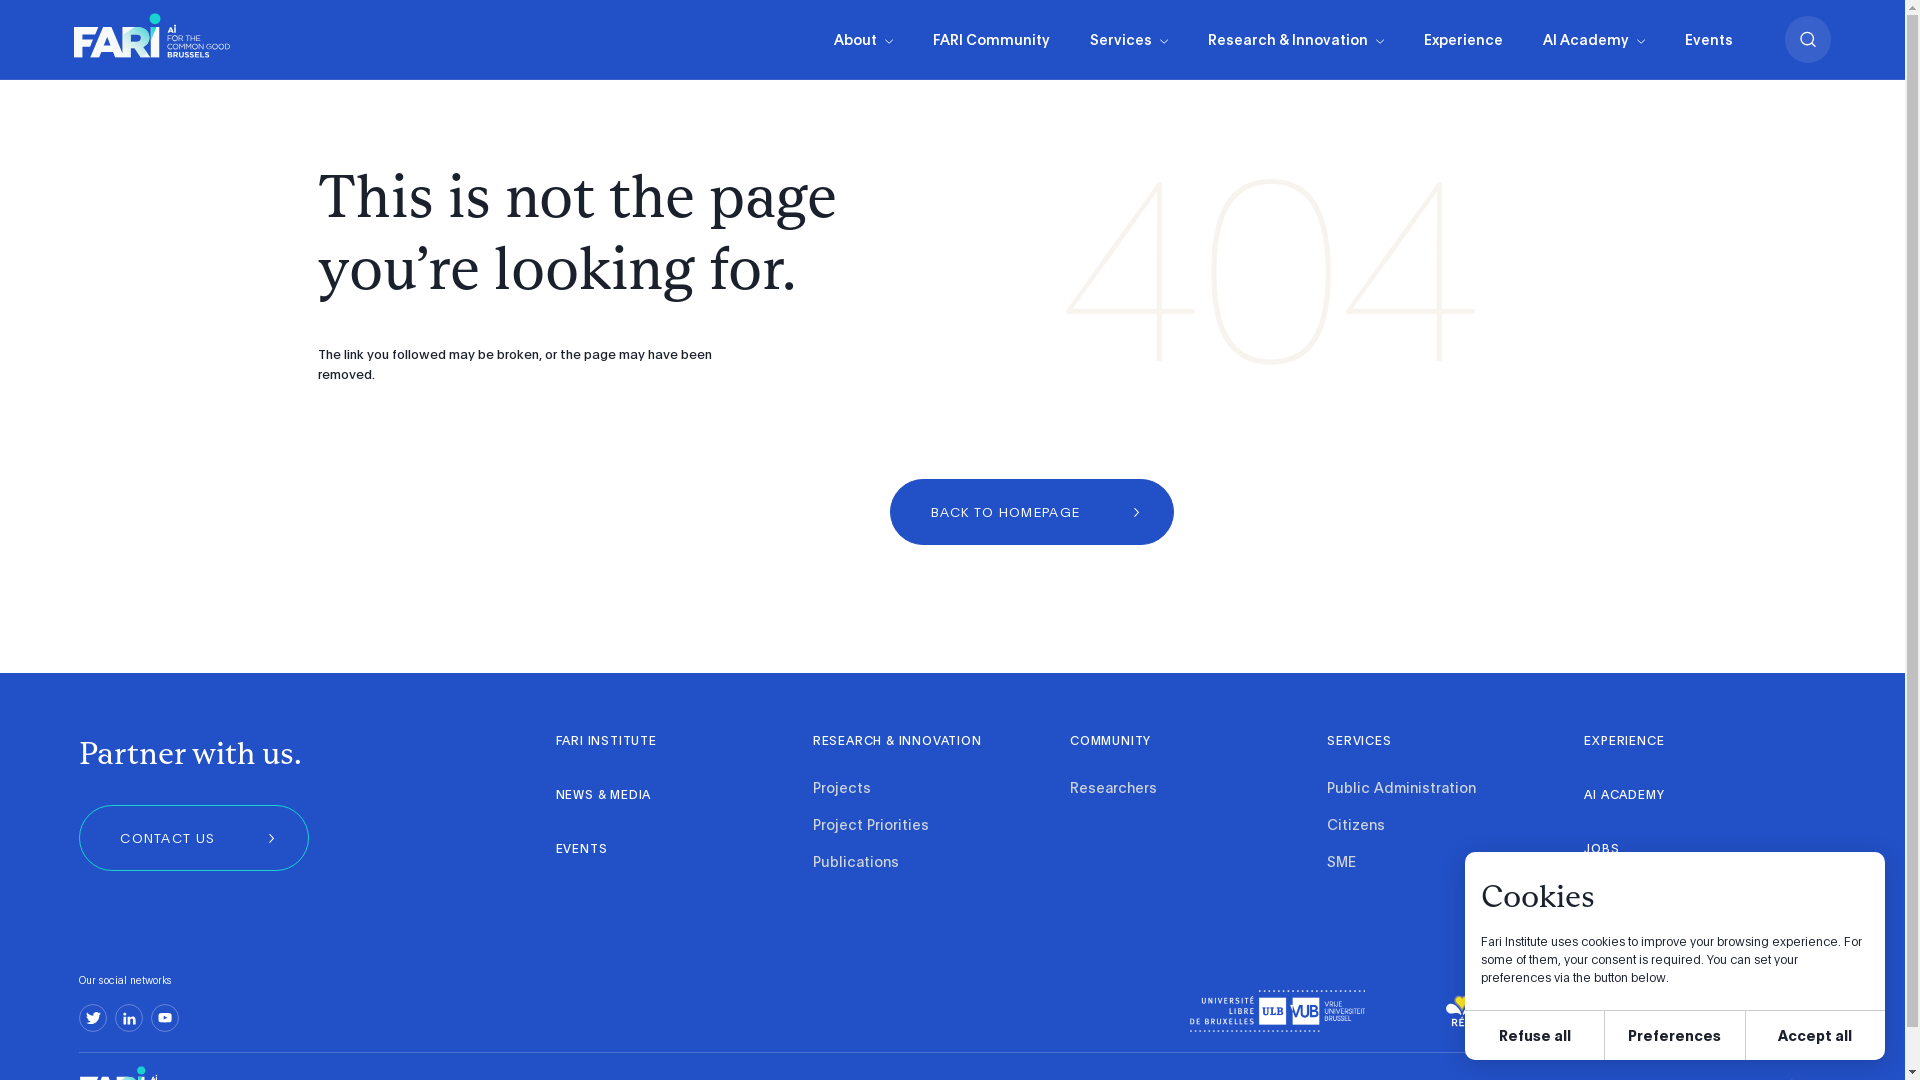  I want to click on 'CONTACT US', so click(193, 837).